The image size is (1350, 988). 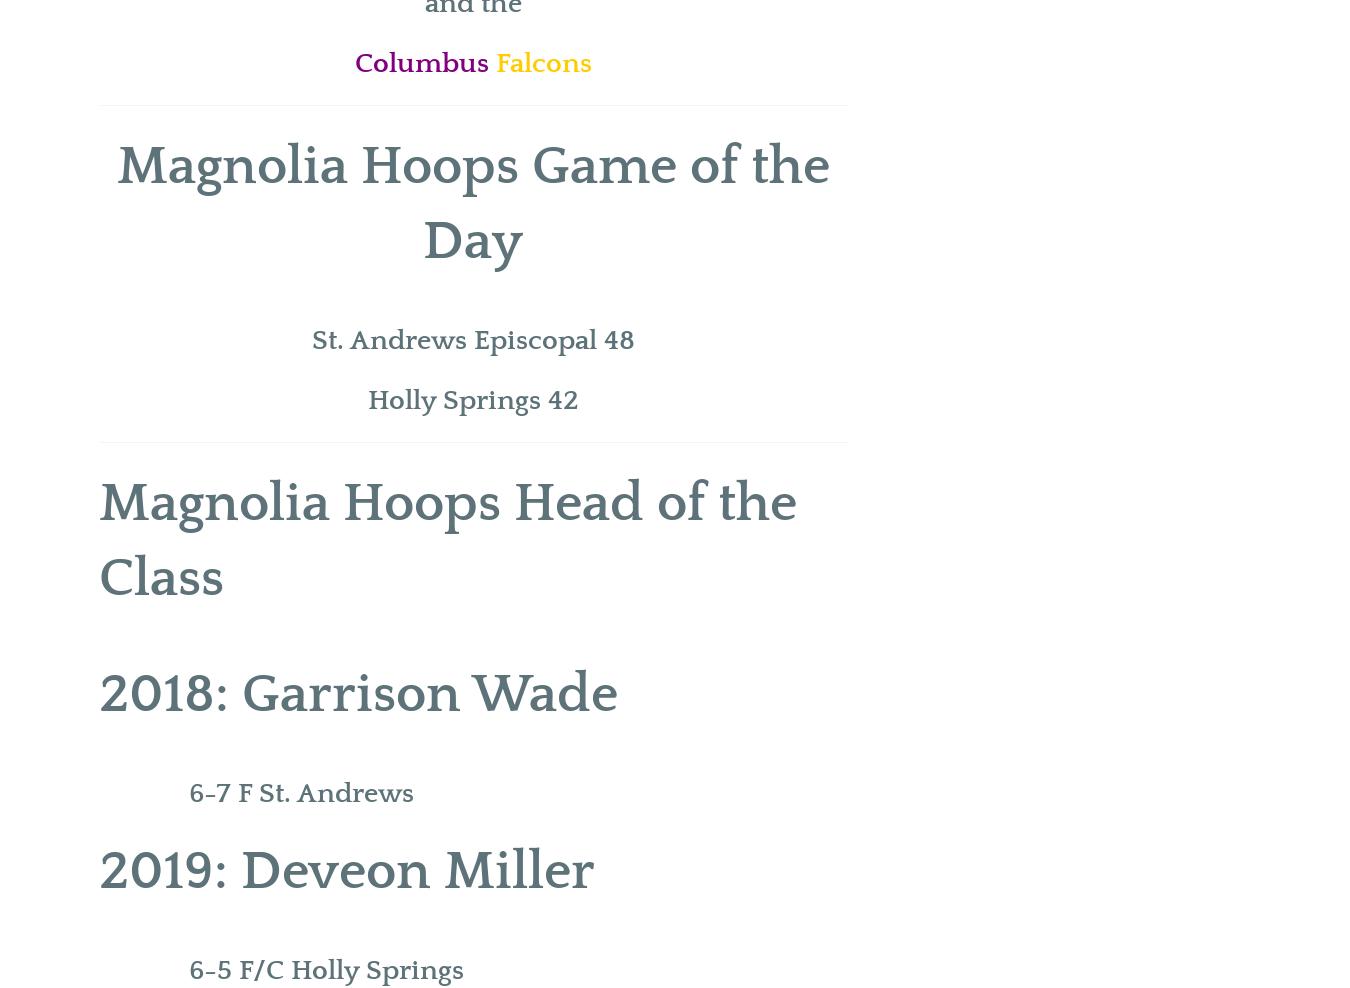 What do you see at coordinates (424, 63) in the screenshot?
I see `'Columbus'` at bounding box center [424, 63].